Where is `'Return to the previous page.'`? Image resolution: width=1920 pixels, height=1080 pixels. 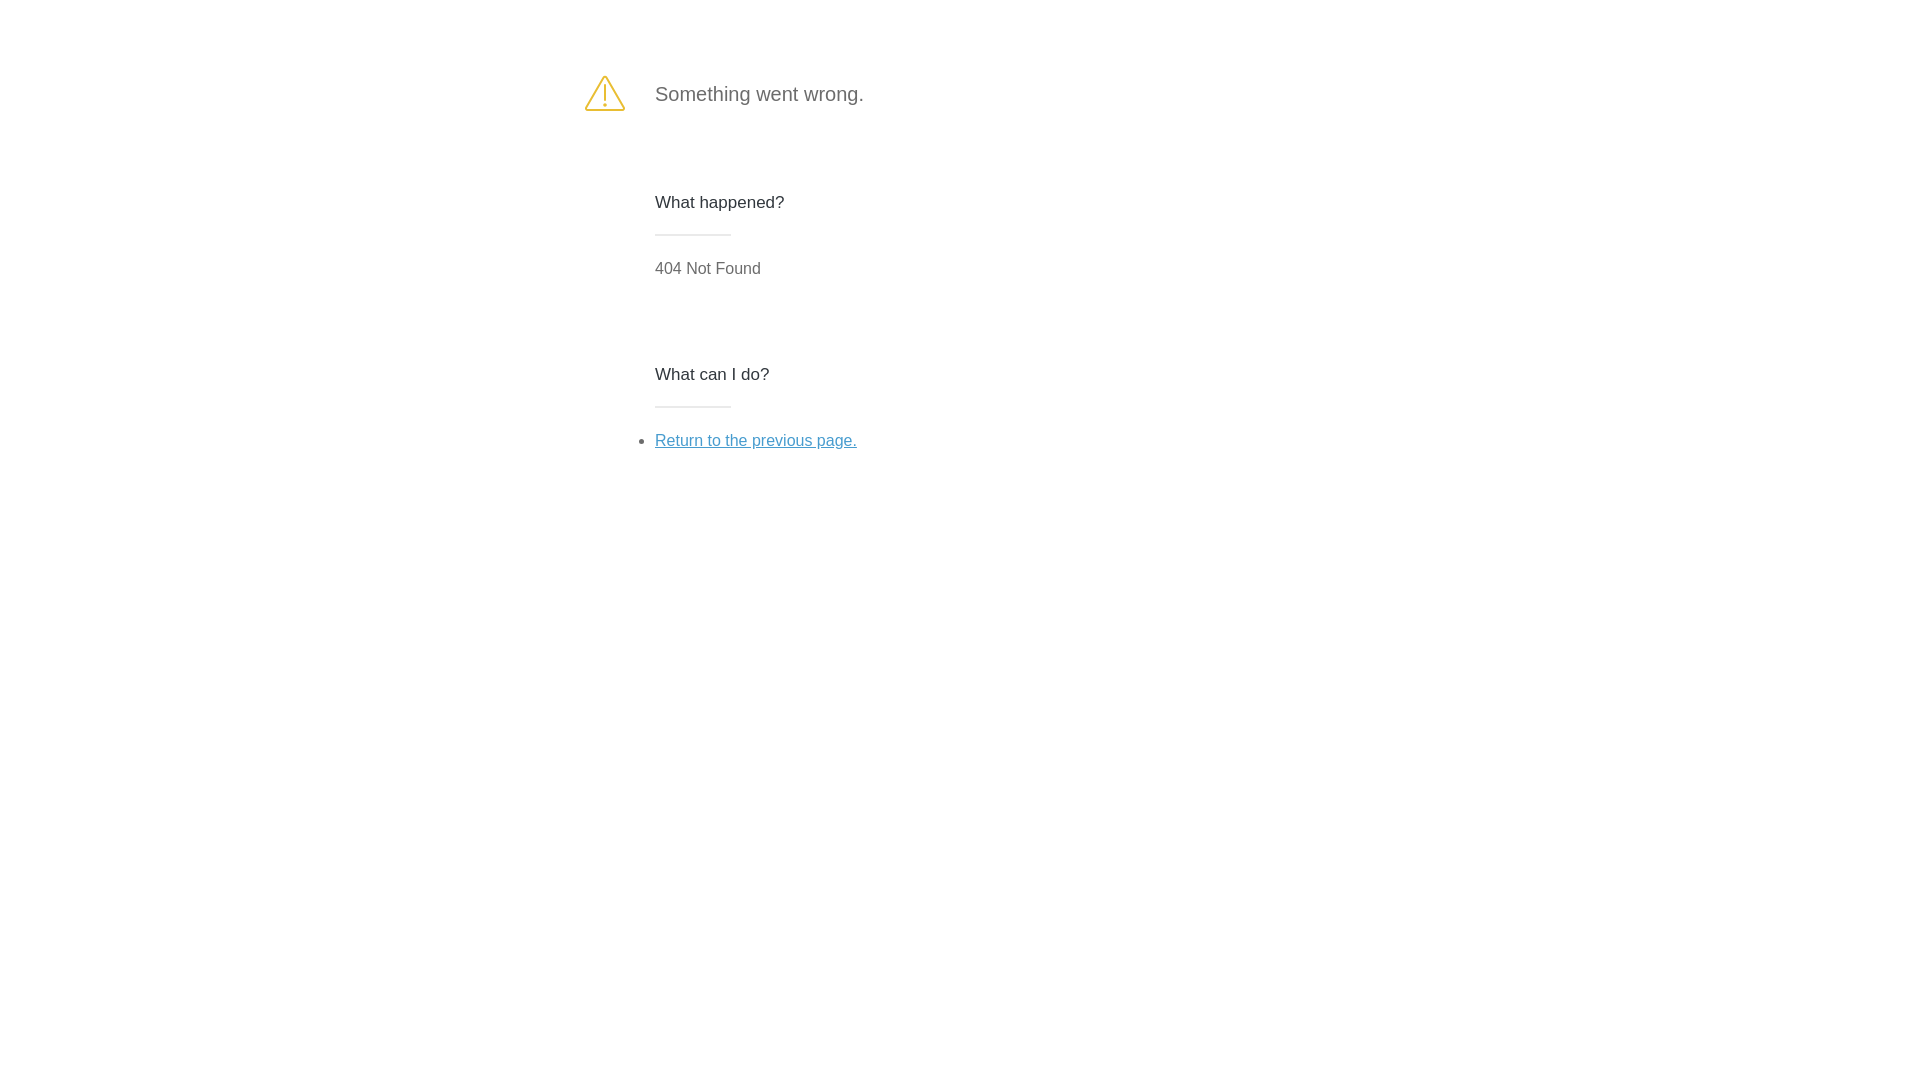
'Return to the previous page.' is located at coordinates (754, 439).